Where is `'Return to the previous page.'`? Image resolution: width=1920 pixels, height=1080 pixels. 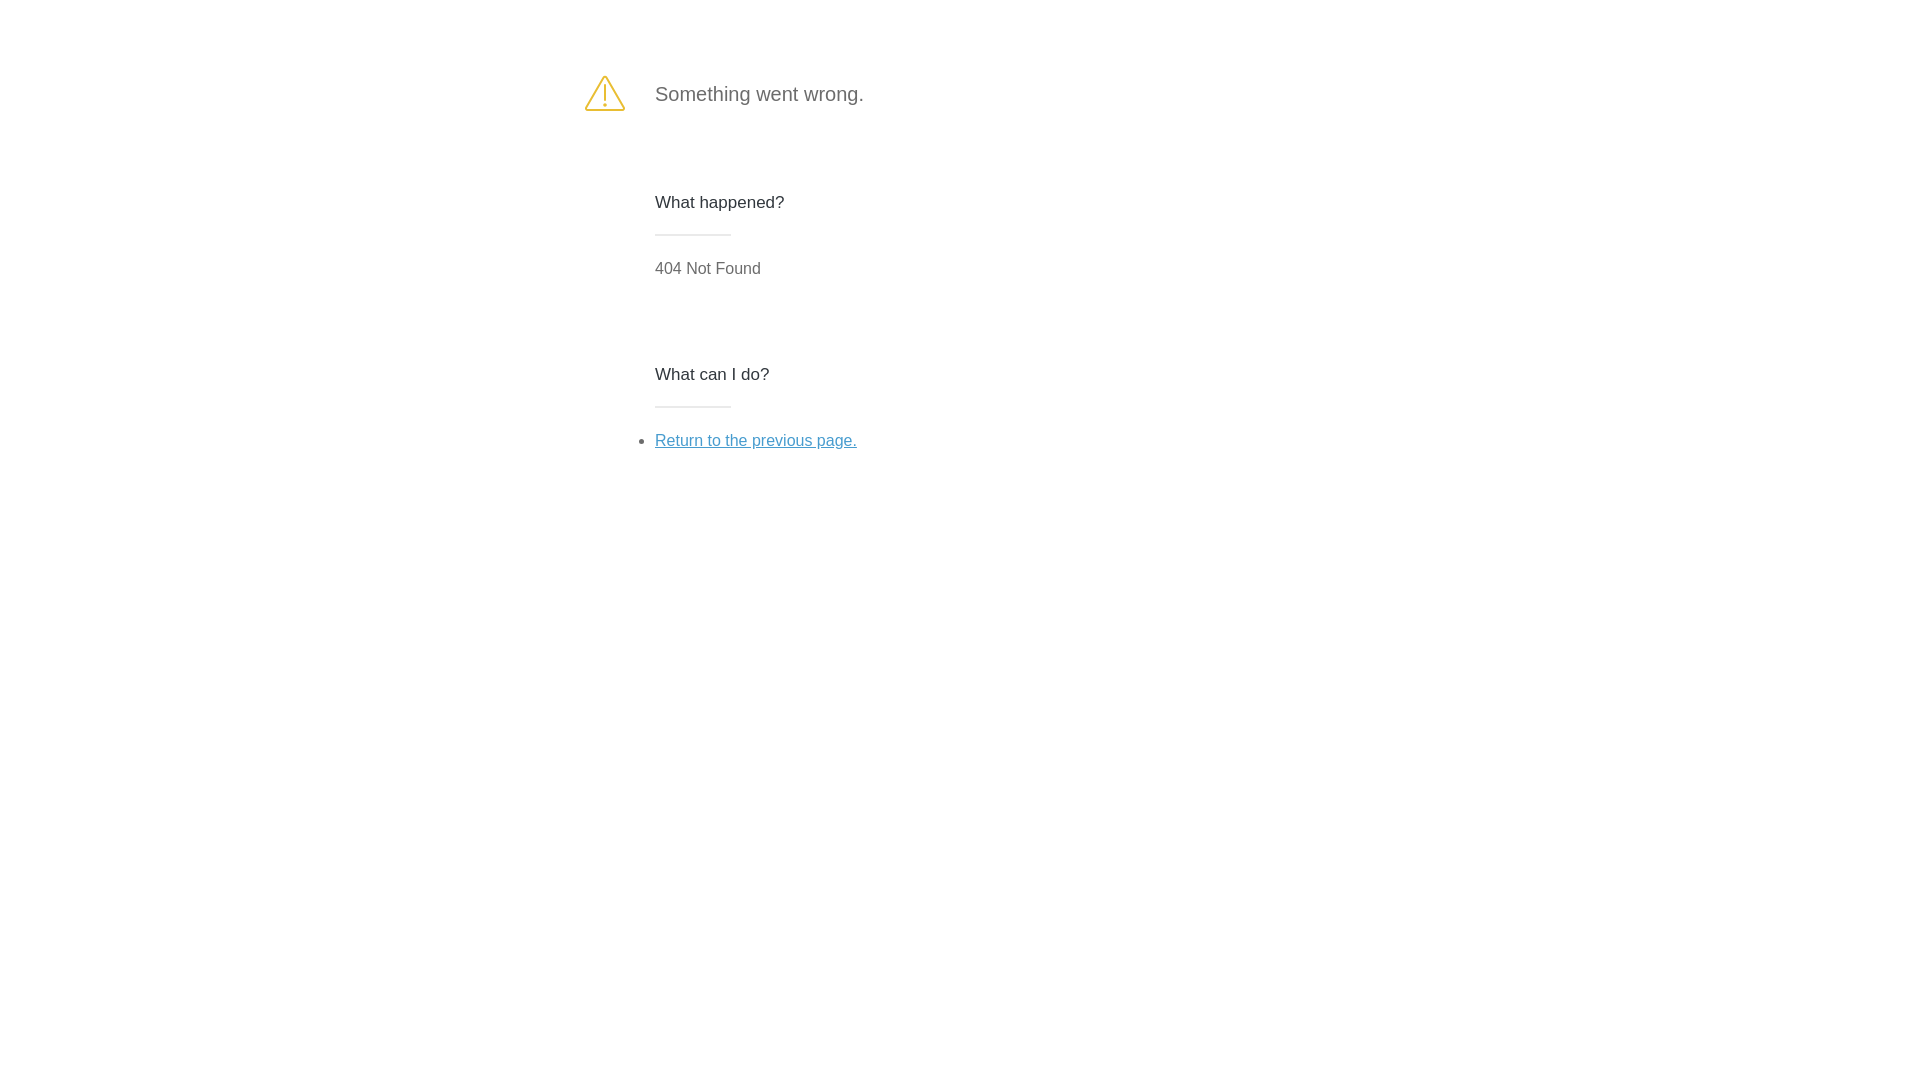
'Return to the previous page.' is located at coordinates (754, 439).